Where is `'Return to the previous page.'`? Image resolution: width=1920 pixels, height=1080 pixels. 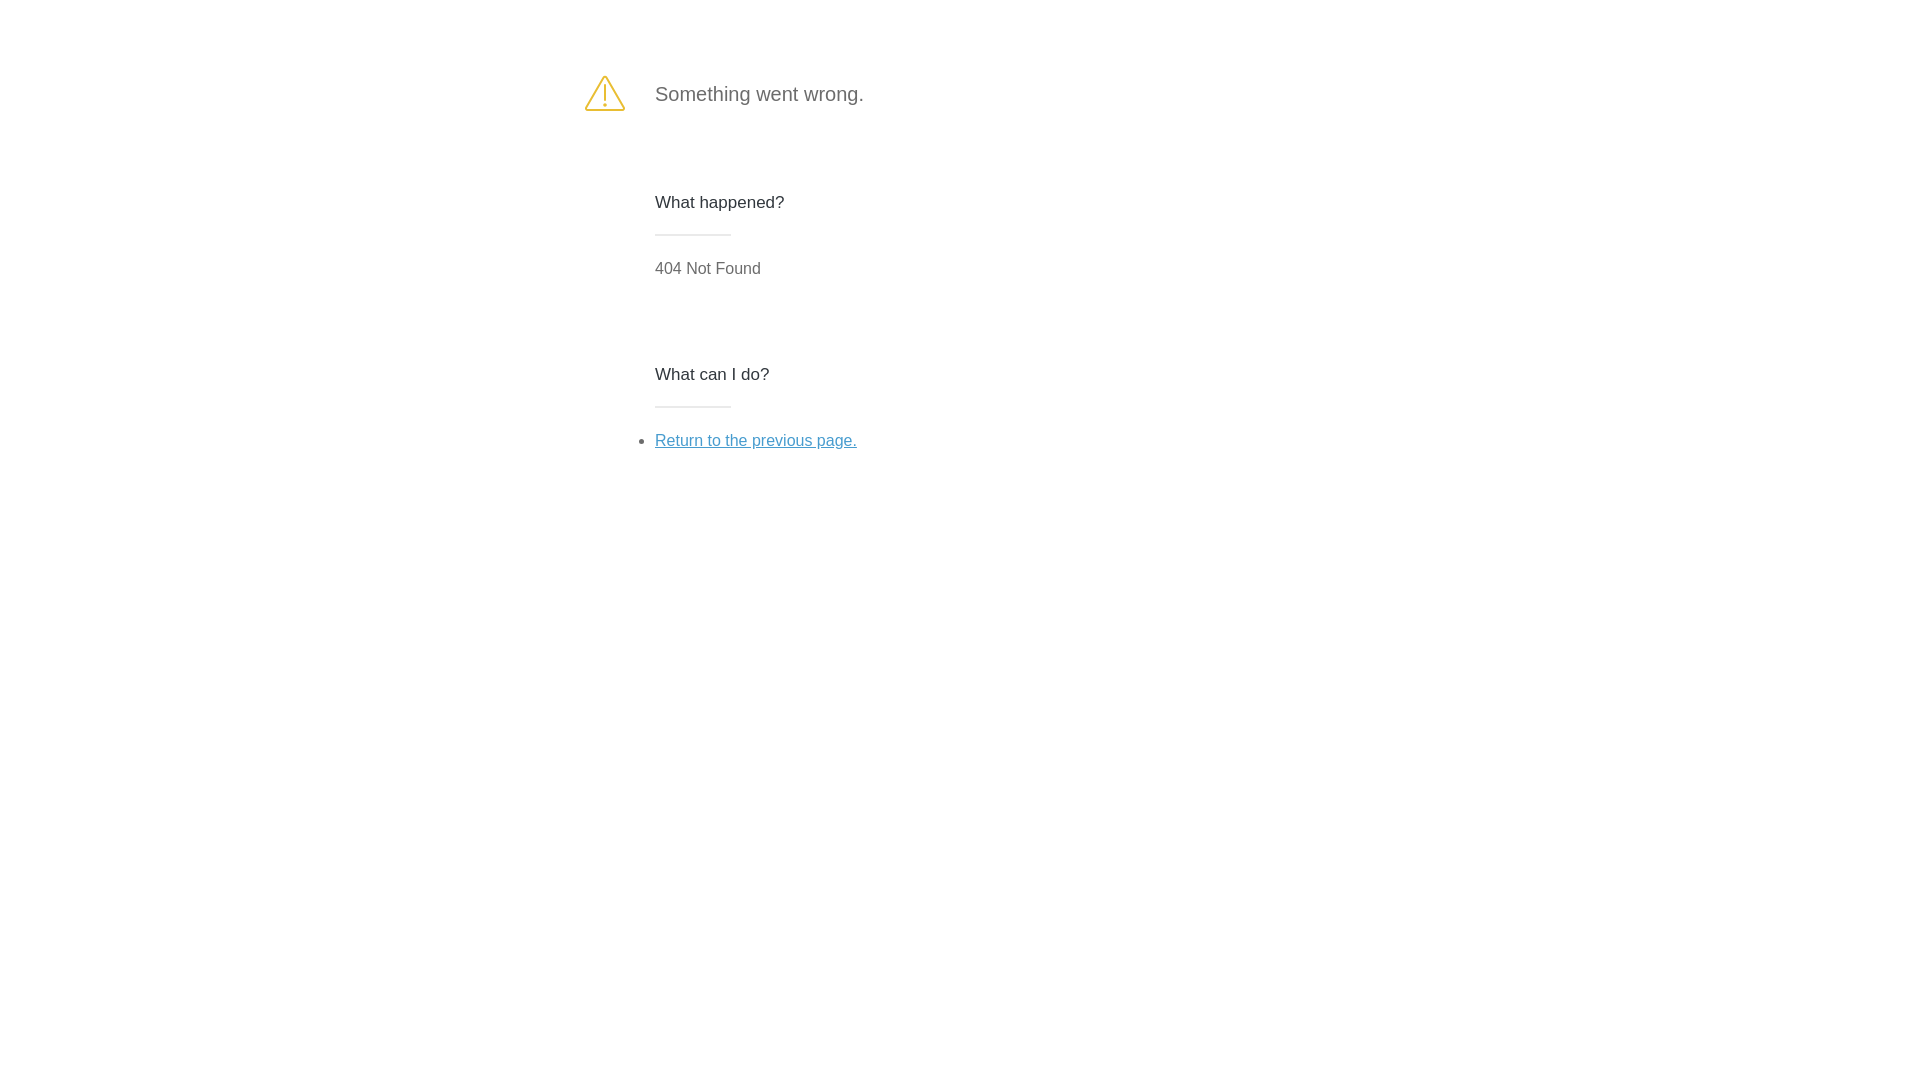
'Return to the previous page.' is located at coordinates (754, 439).